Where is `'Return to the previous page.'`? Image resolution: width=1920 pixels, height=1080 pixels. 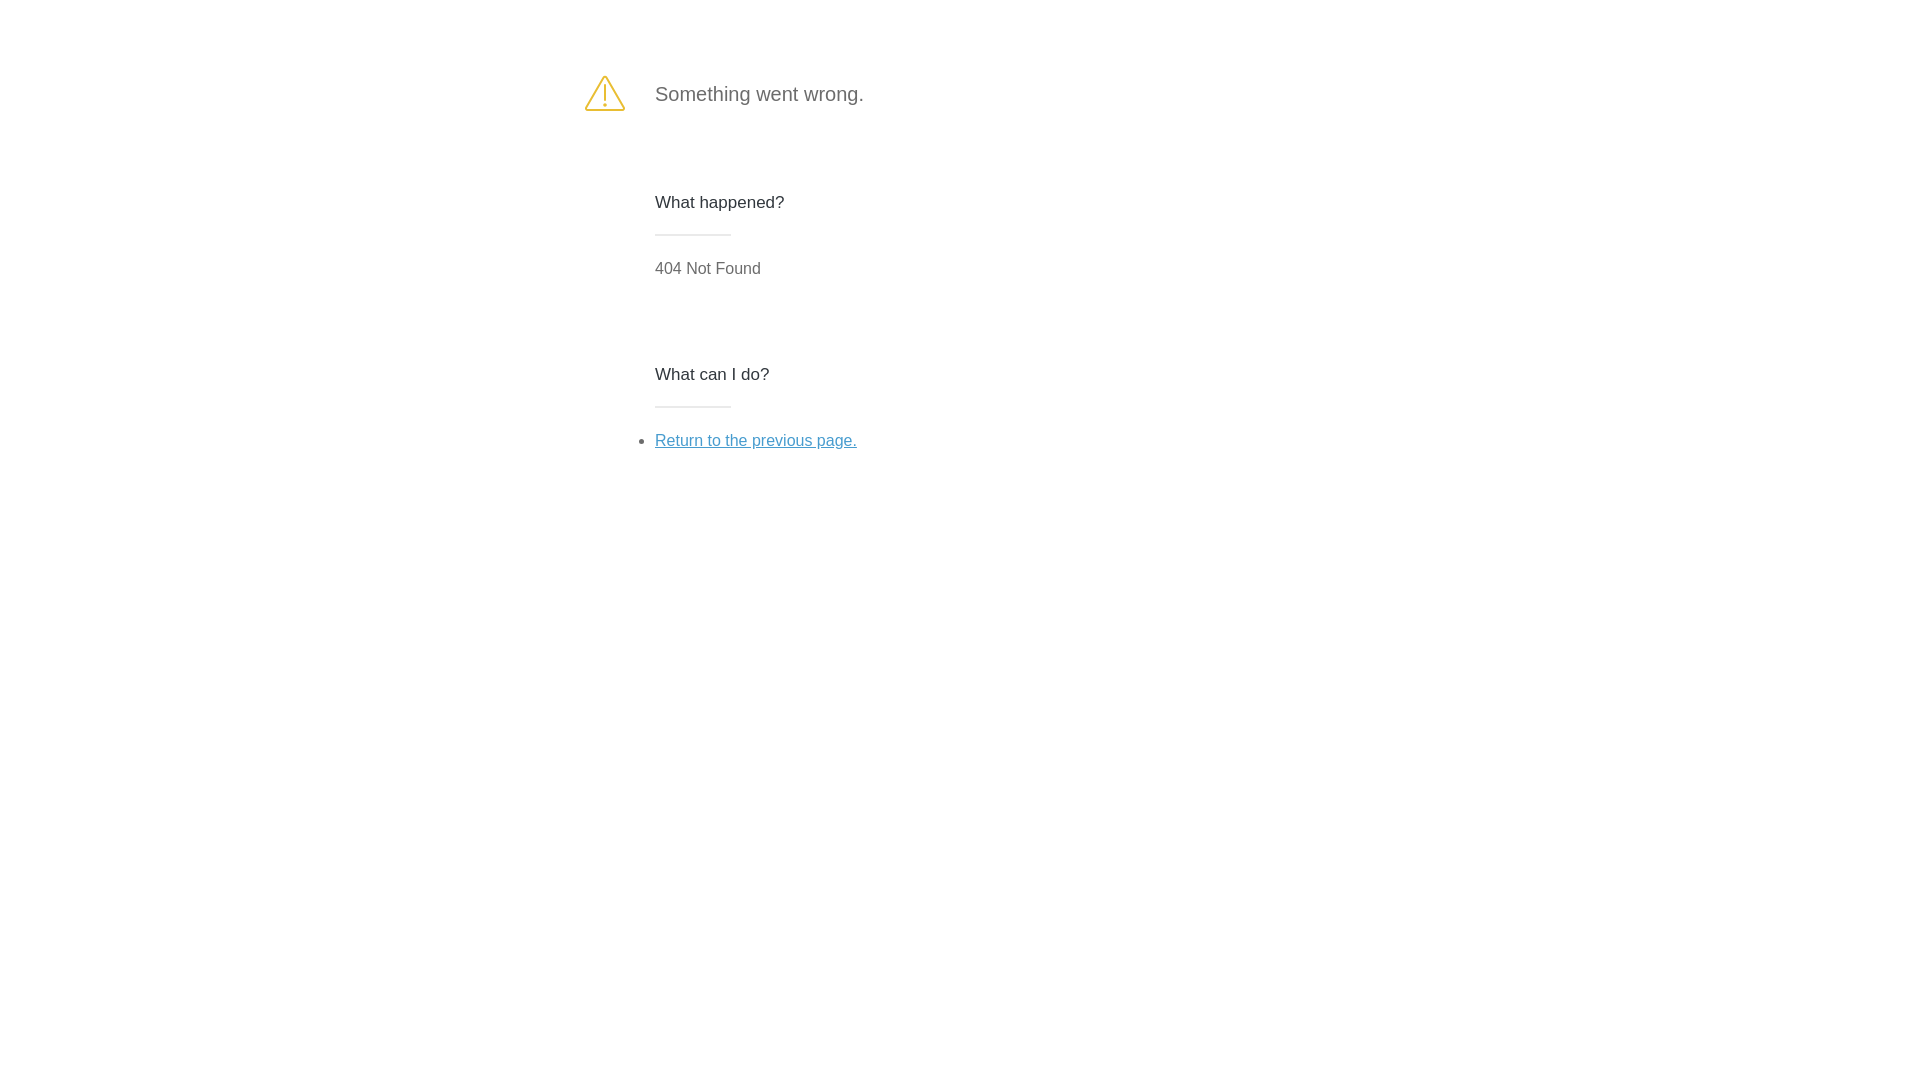
'Return to the previous page.' is located at coordinates (754, 439).